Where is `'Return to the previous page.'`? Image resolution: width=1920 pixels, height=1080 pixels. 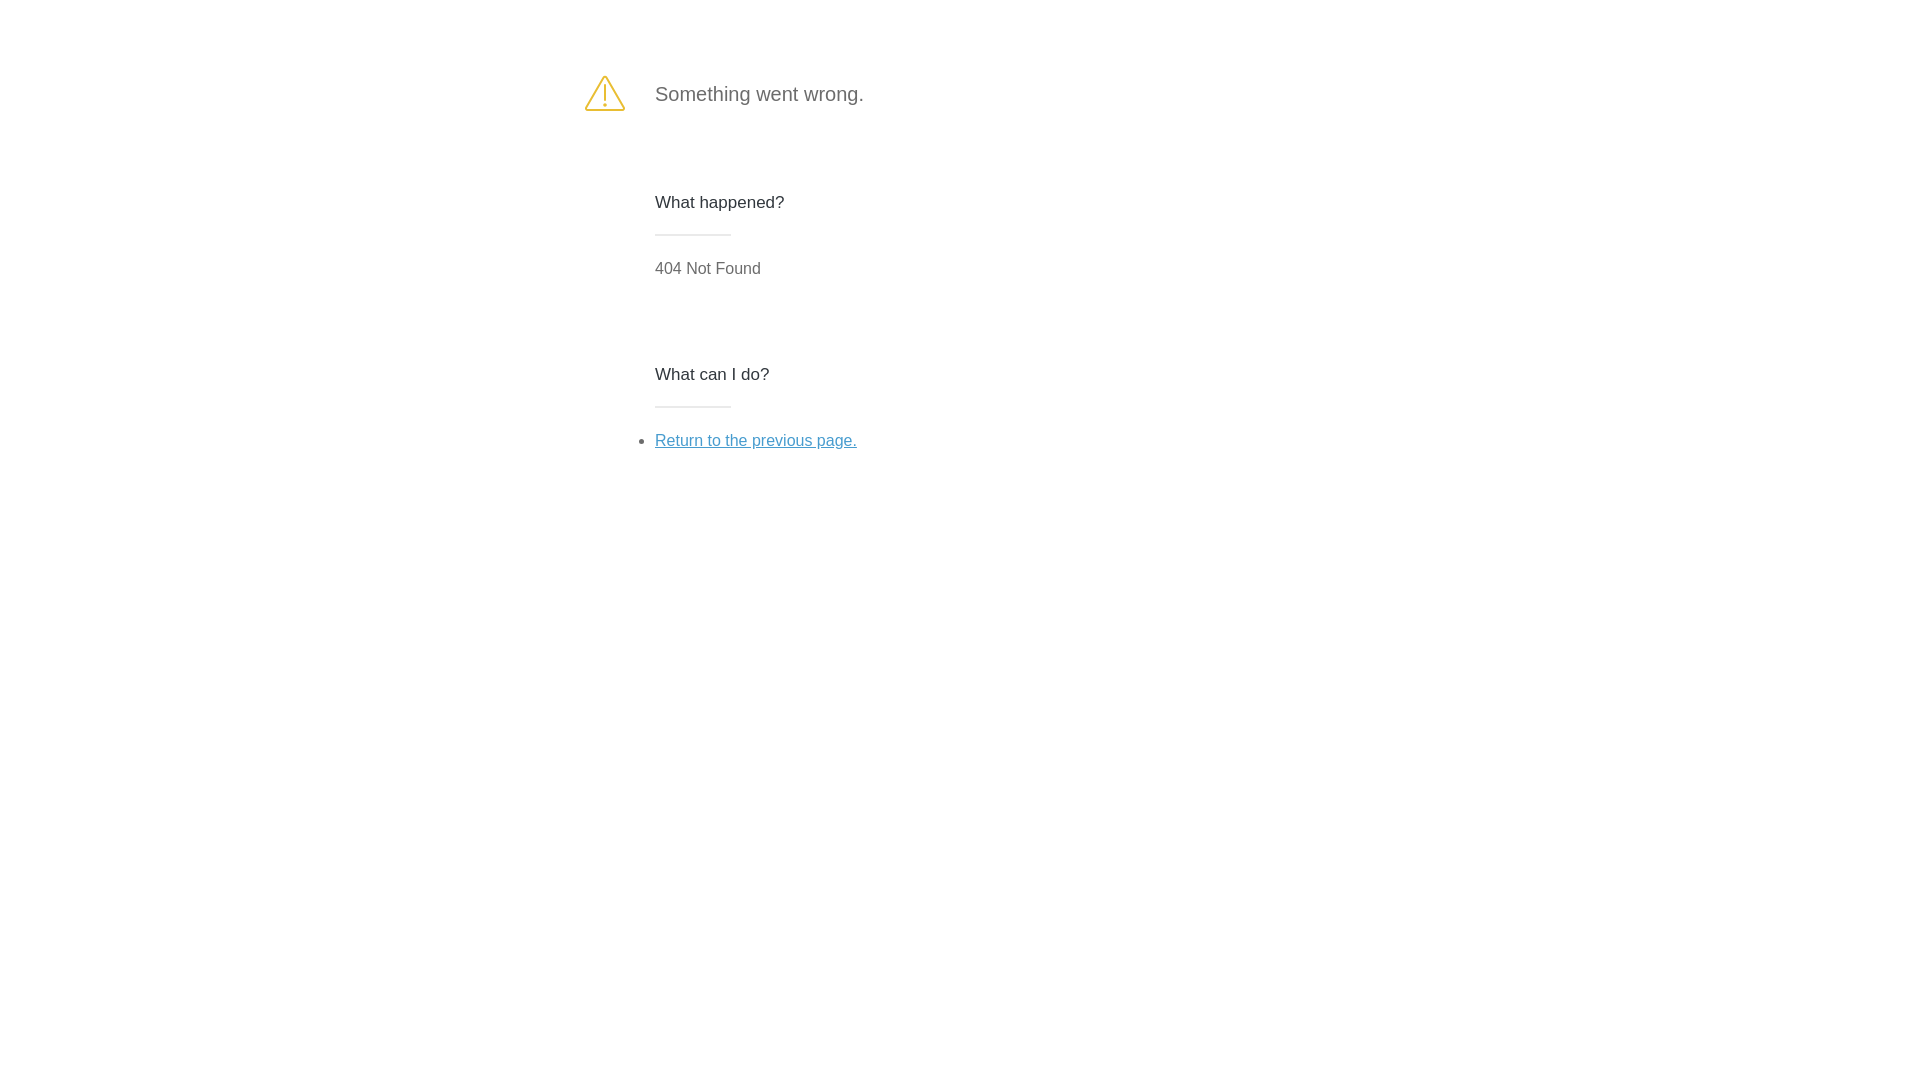
'Return to the previous page.' is located at coordinates (754, 439).